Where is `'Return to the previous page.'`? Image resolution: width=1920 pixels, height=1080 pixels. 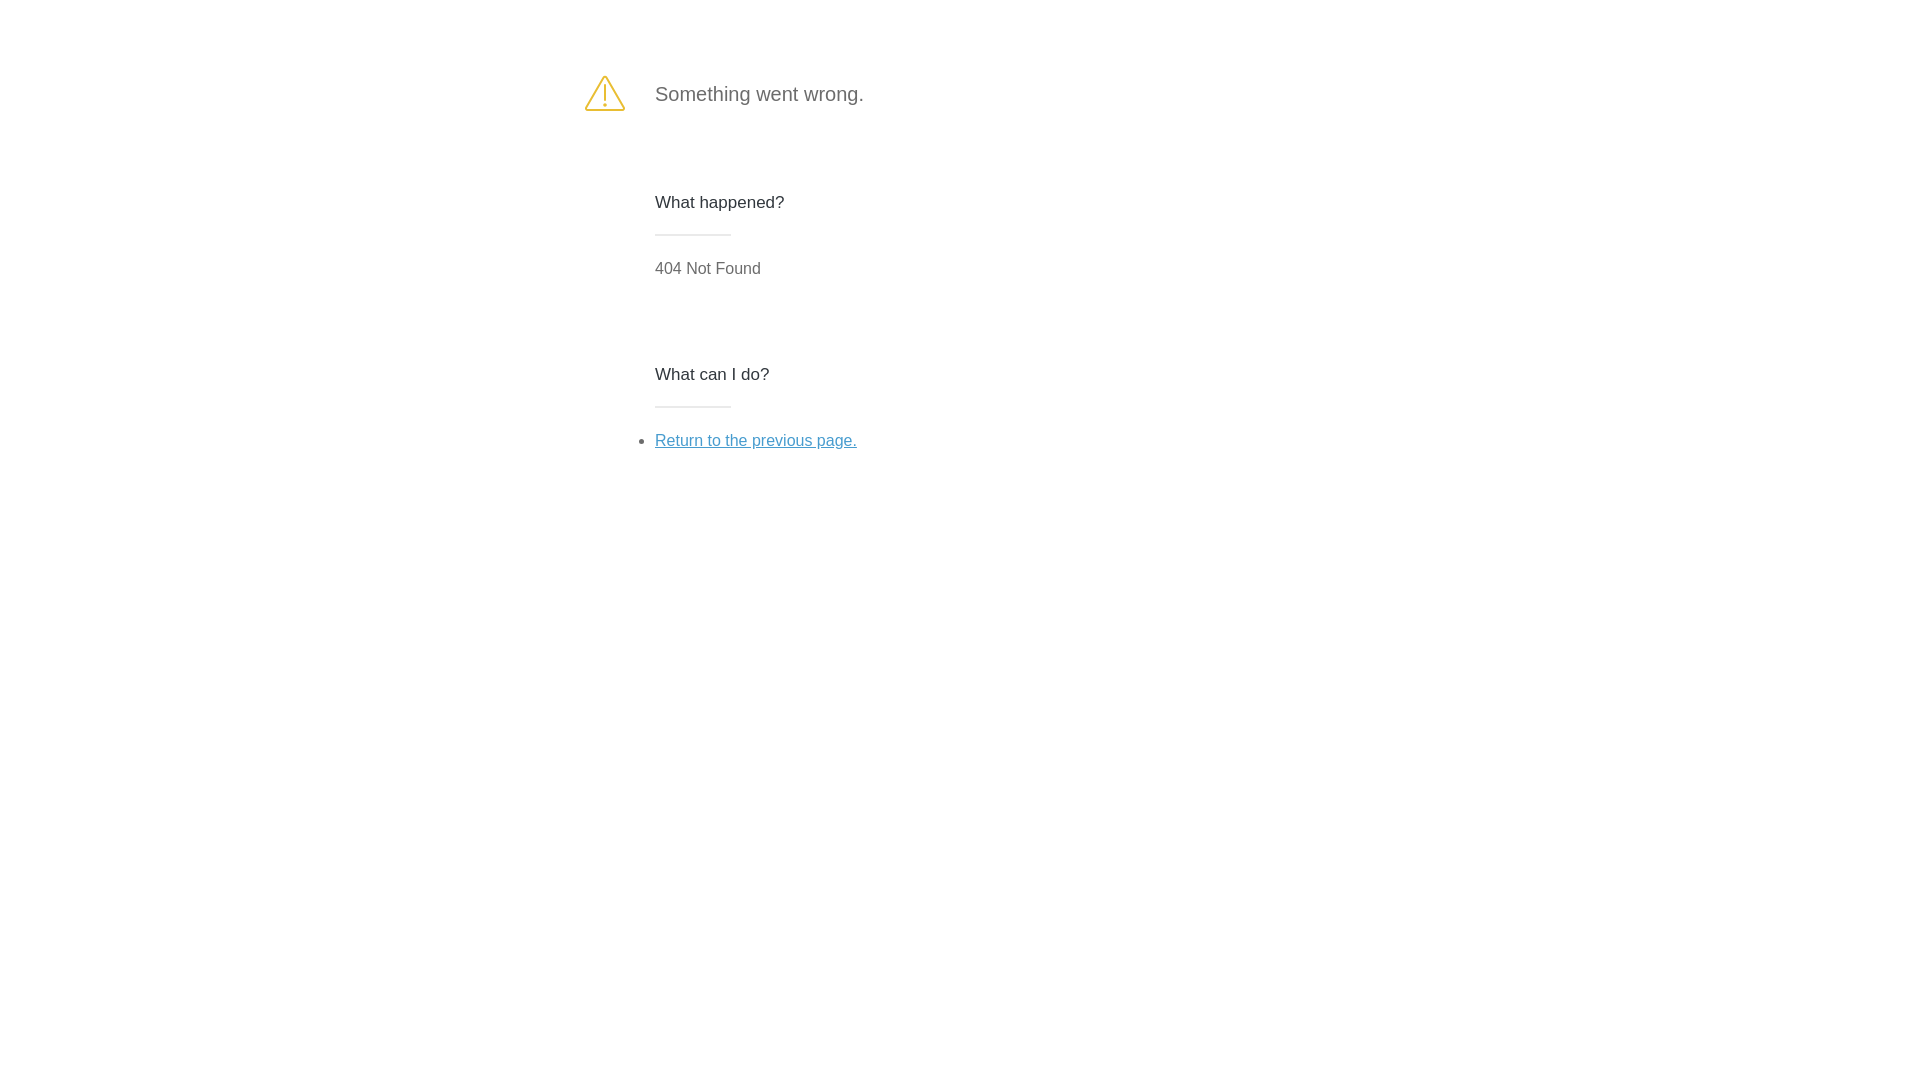
'Return to the previous page.' is located at coordinates (754, 439).